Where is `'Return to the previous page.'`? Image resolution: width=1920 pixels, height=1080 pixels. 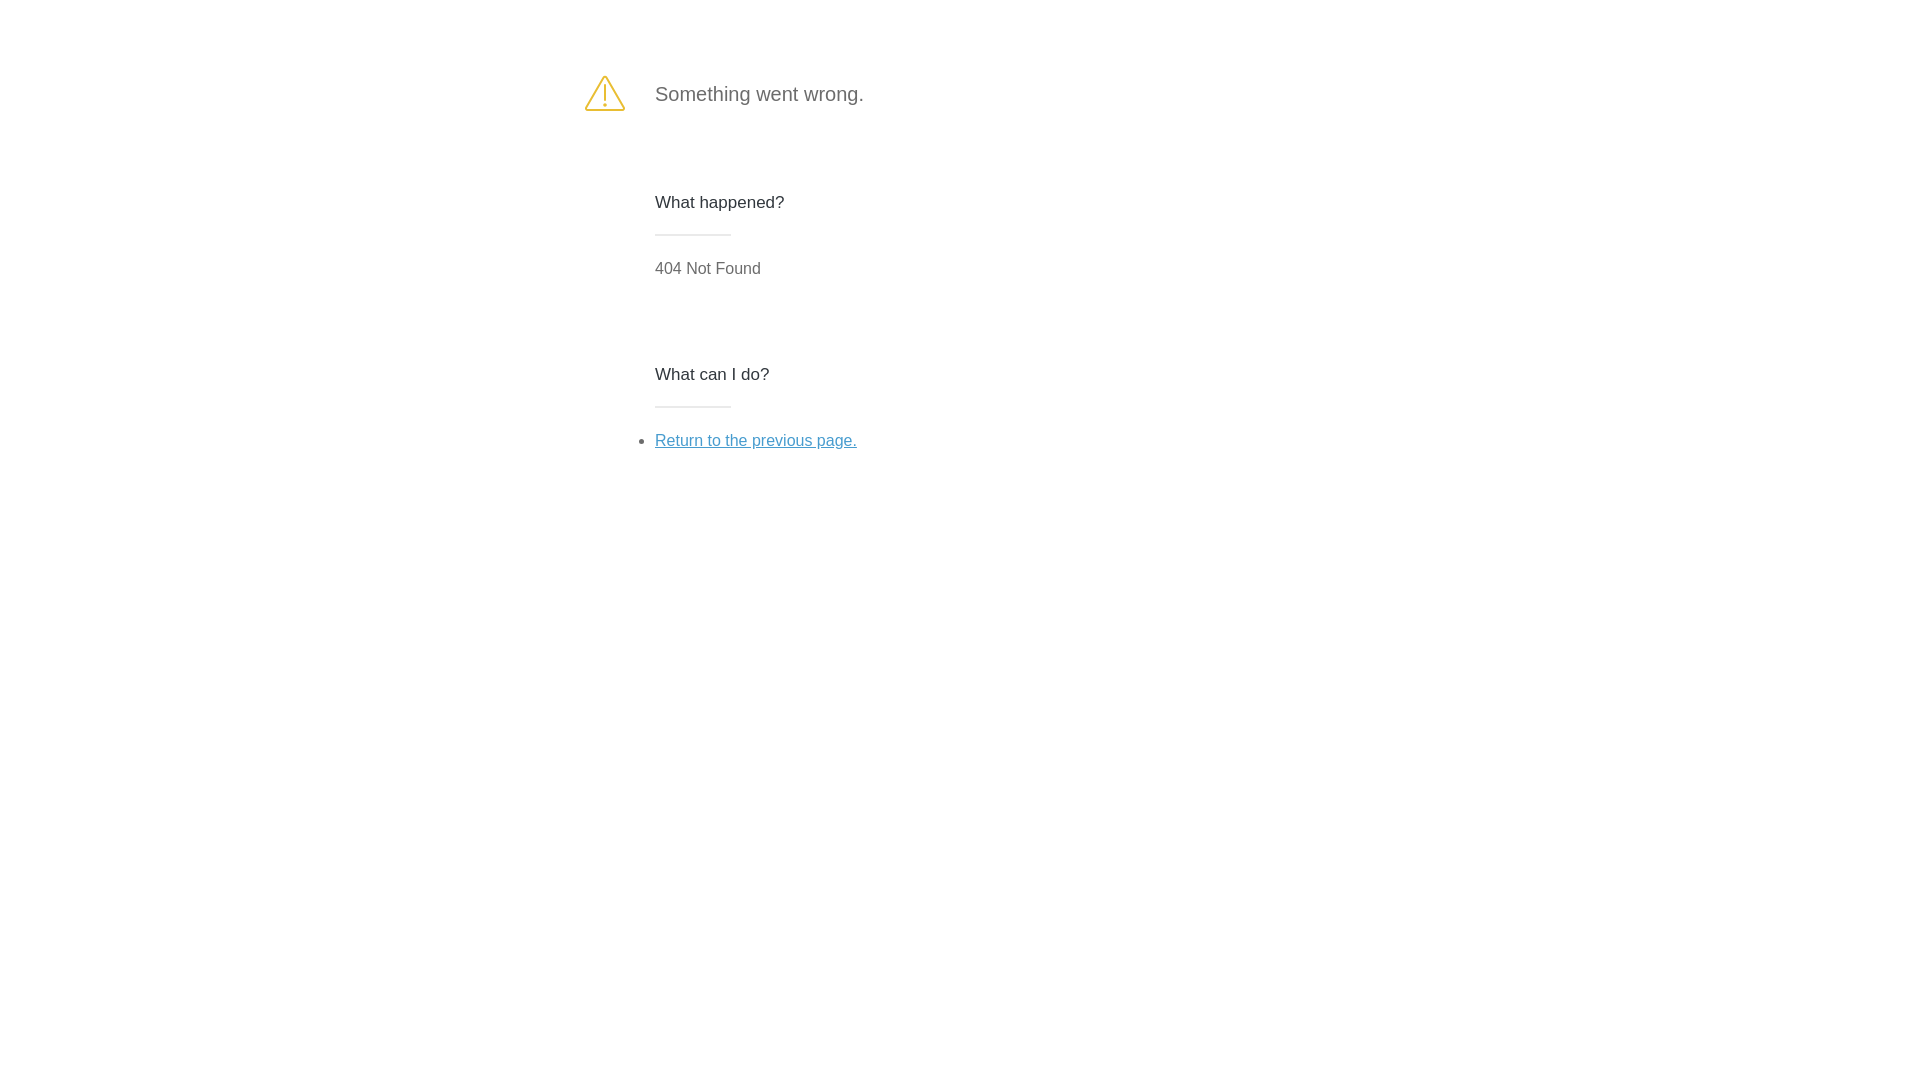
'Return to the previous page.' is located at coordinates (754, 439).